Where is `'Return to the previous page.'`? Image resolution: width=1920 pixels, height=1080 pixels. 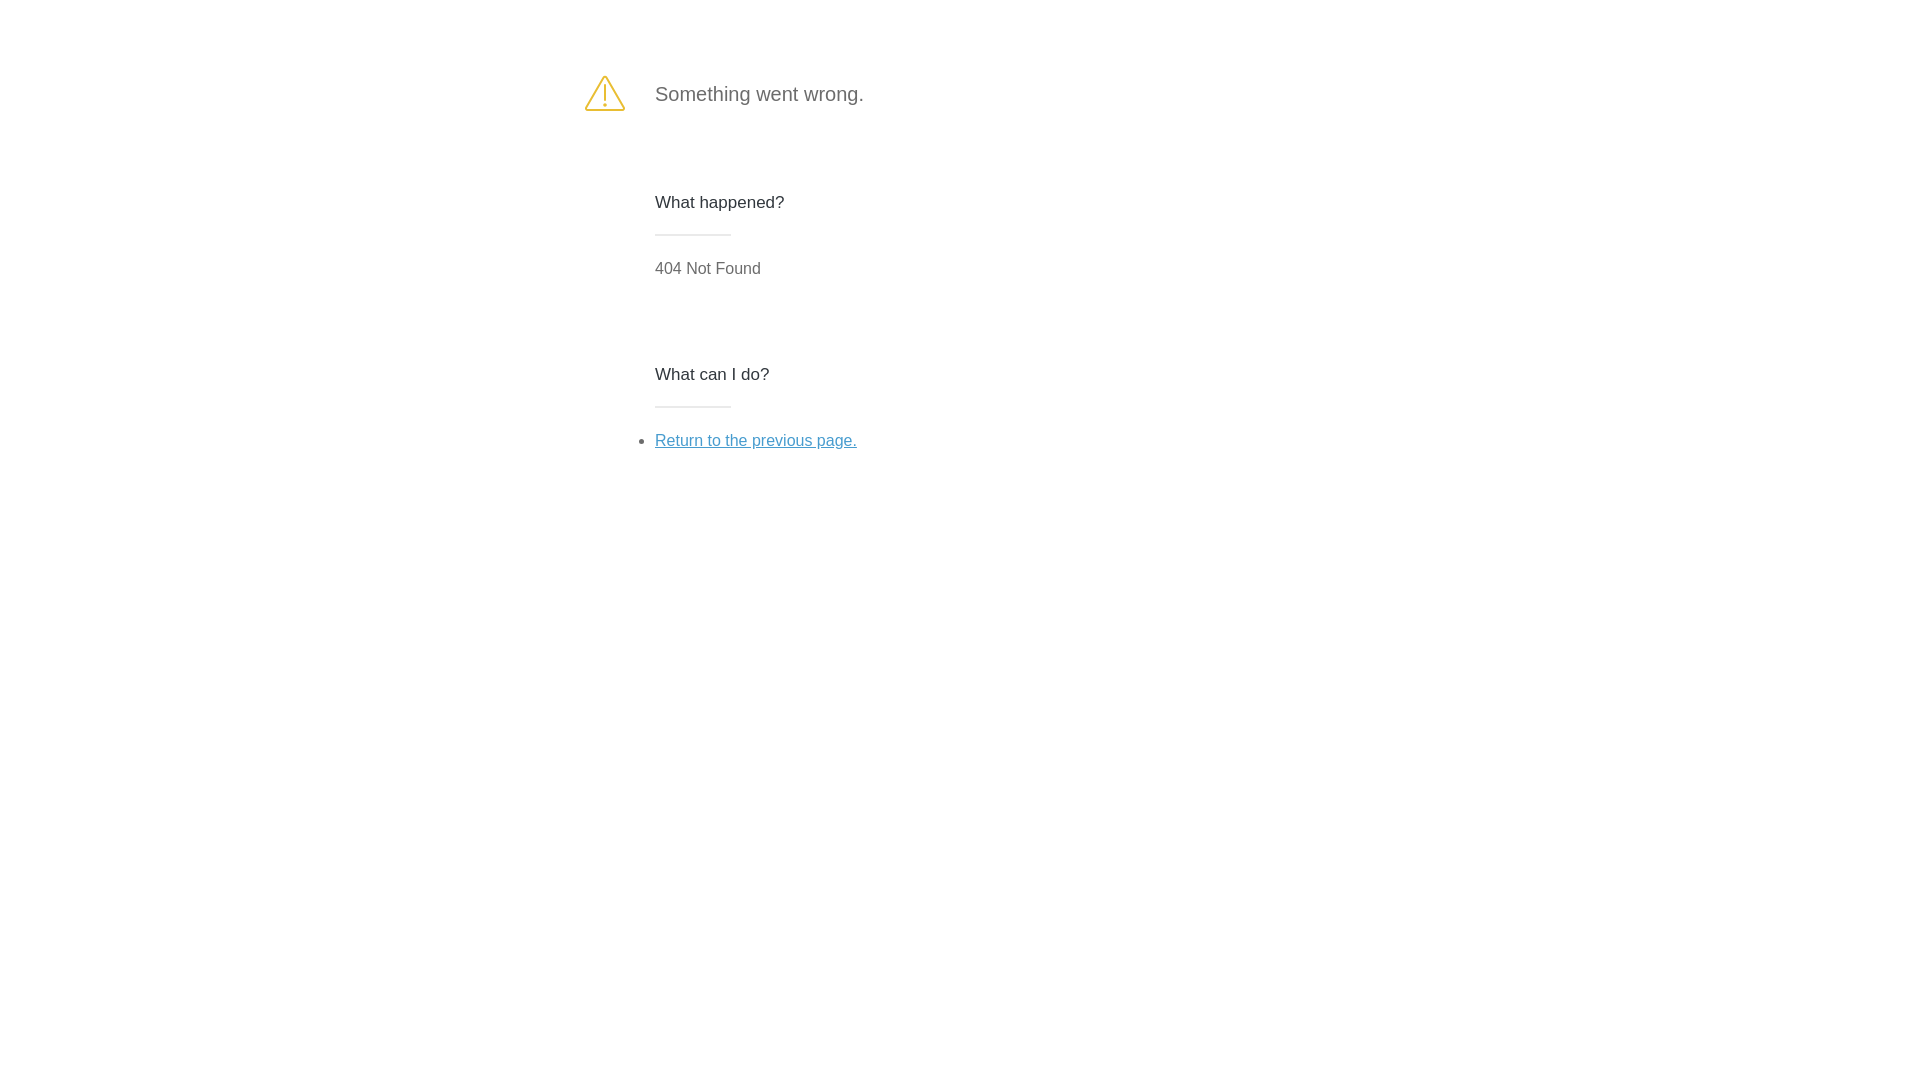
'Return to the previous page.' is located at coordinates (754, 439).